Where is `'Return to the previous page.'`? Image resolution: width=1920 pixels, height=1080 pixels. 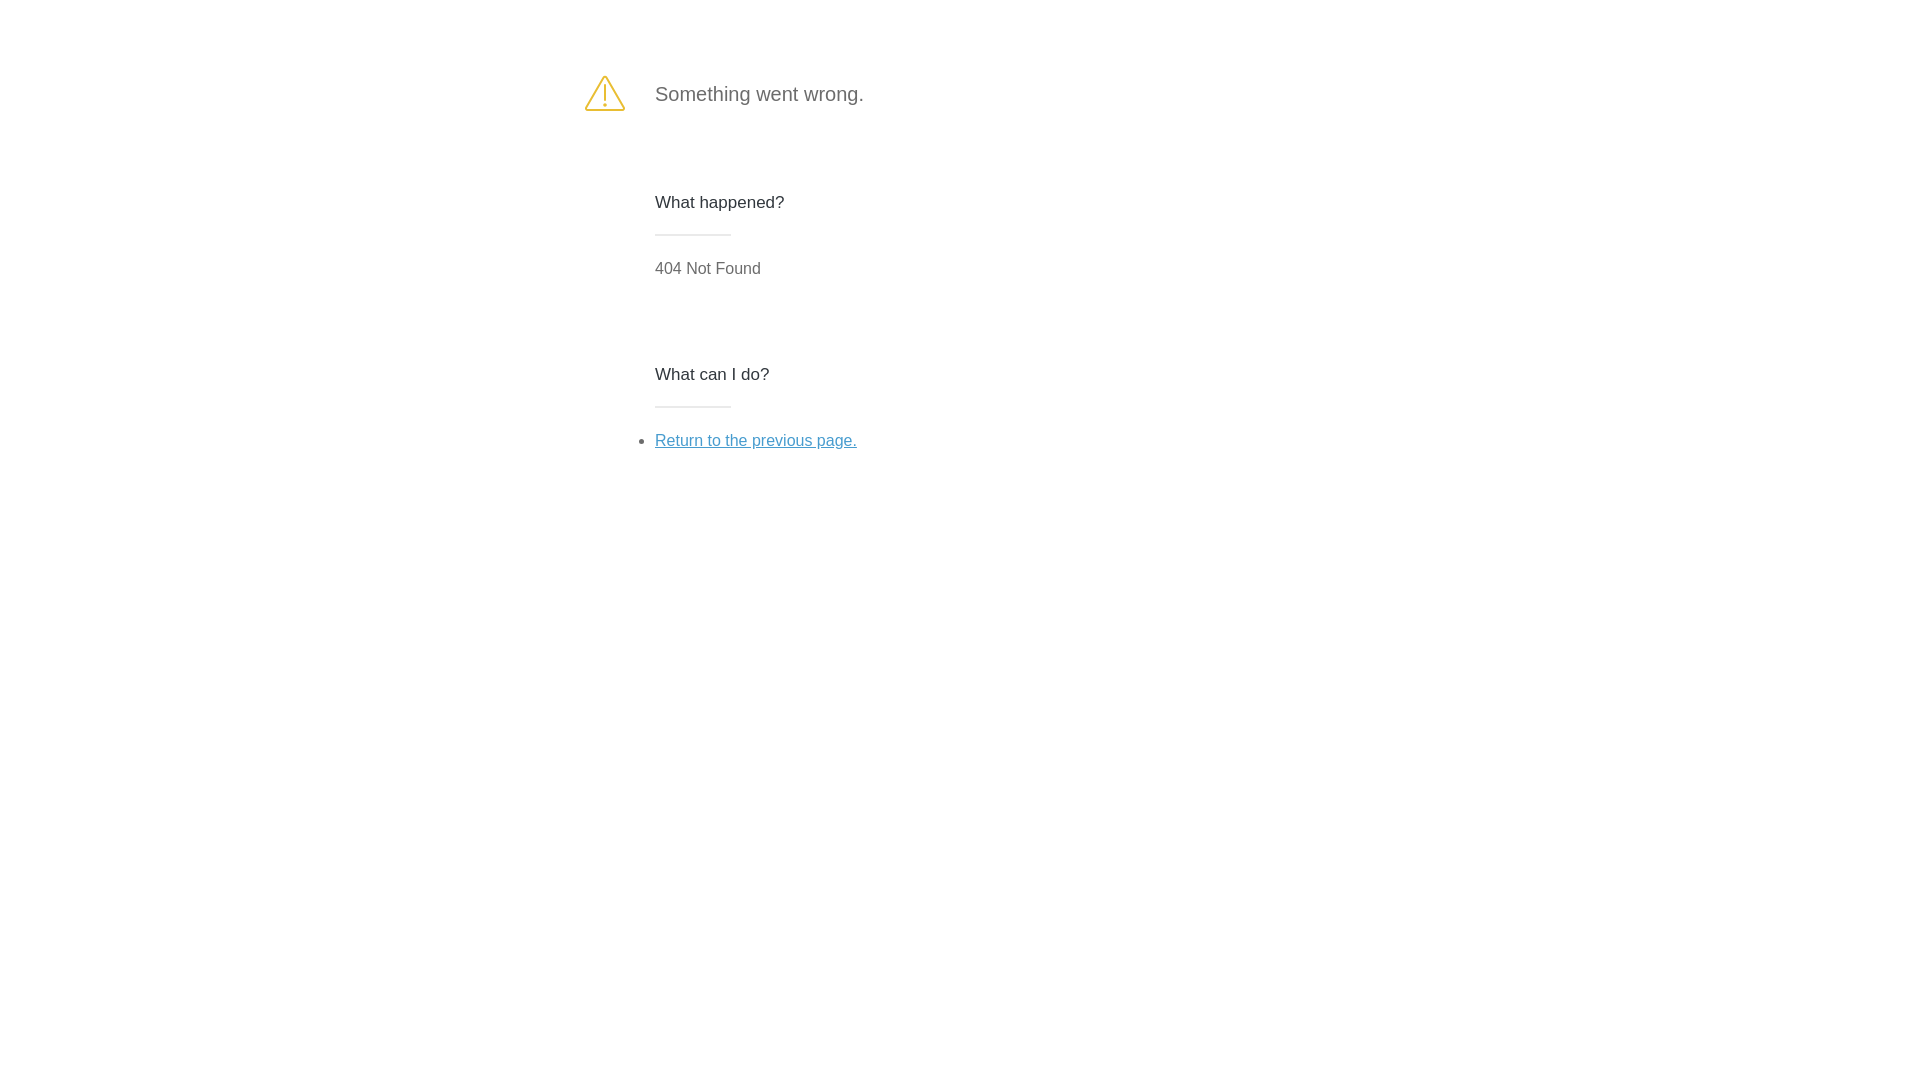
'Return to the previous page.' is located at coordinates (754, 439).